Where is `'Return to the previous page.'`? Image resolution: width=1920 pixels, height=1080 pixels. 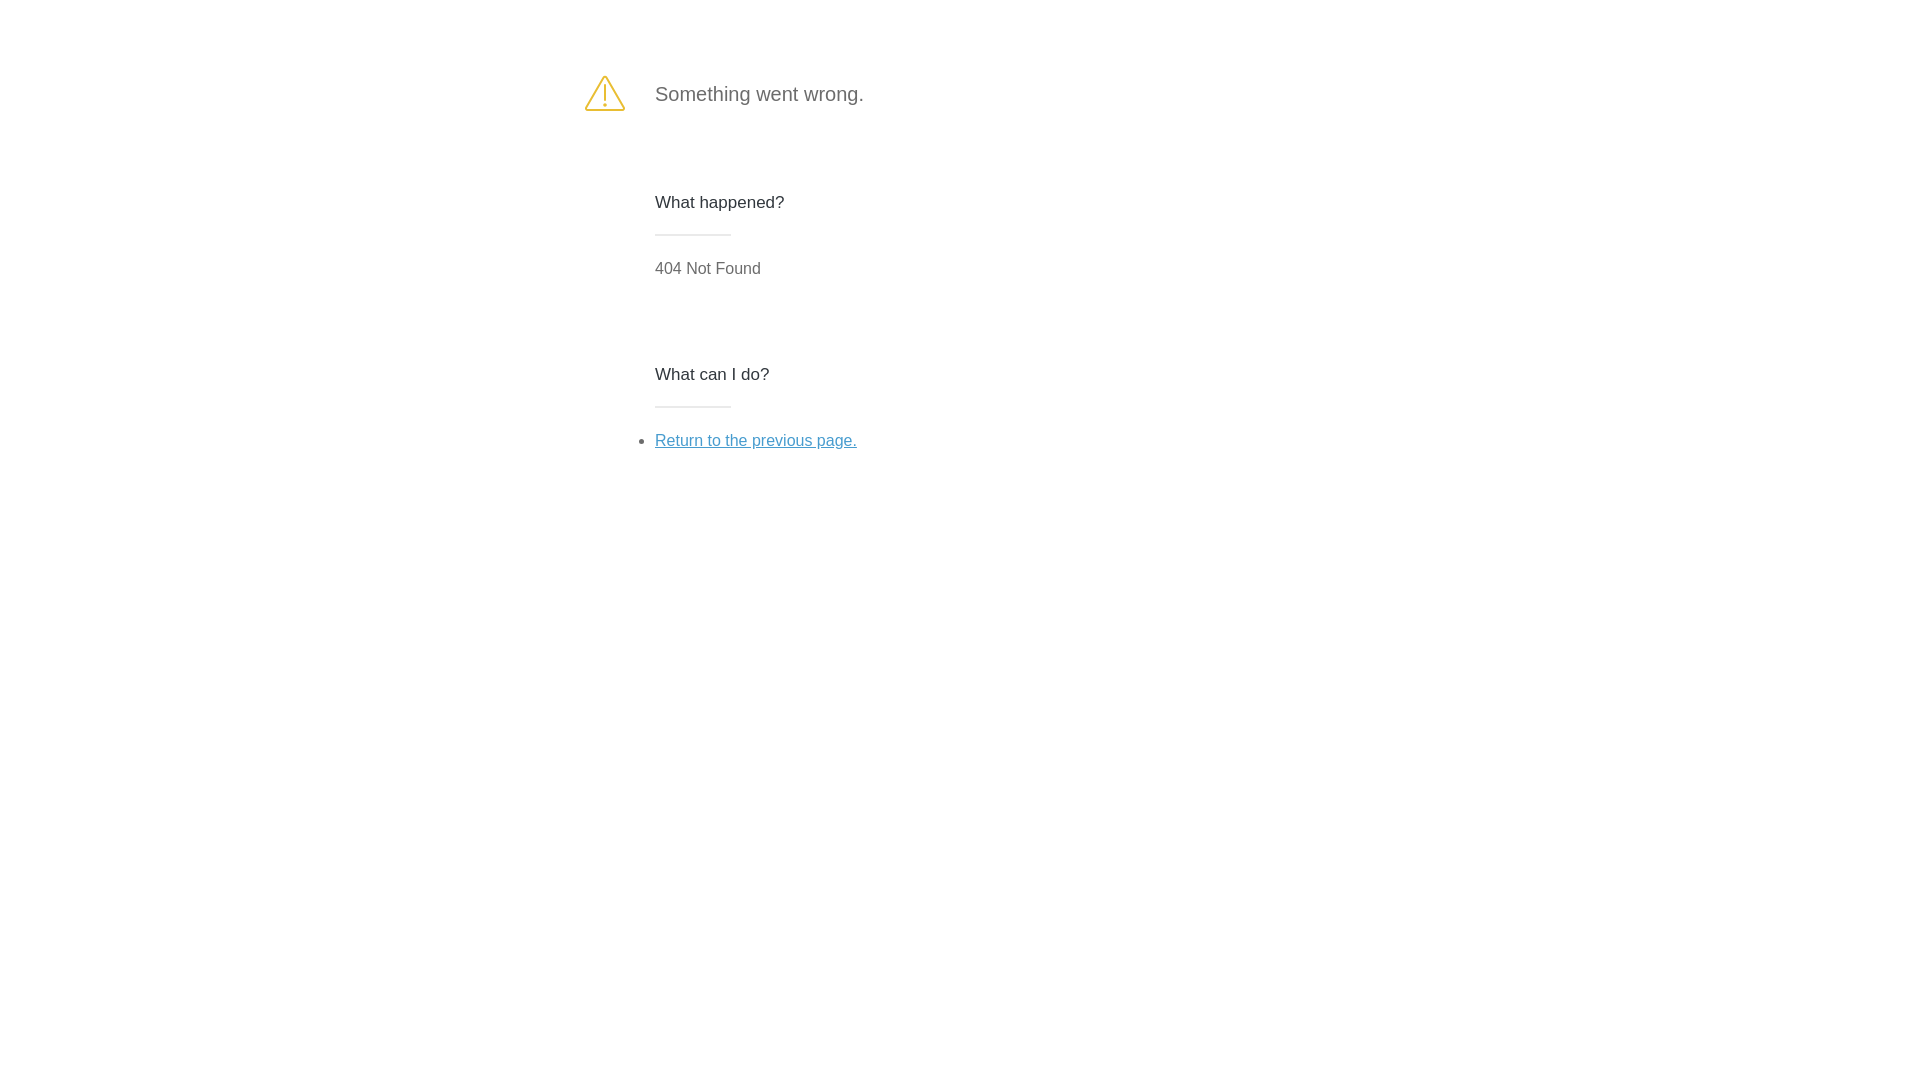
'Return to the previous page.' is located at coordinates (754, 439).